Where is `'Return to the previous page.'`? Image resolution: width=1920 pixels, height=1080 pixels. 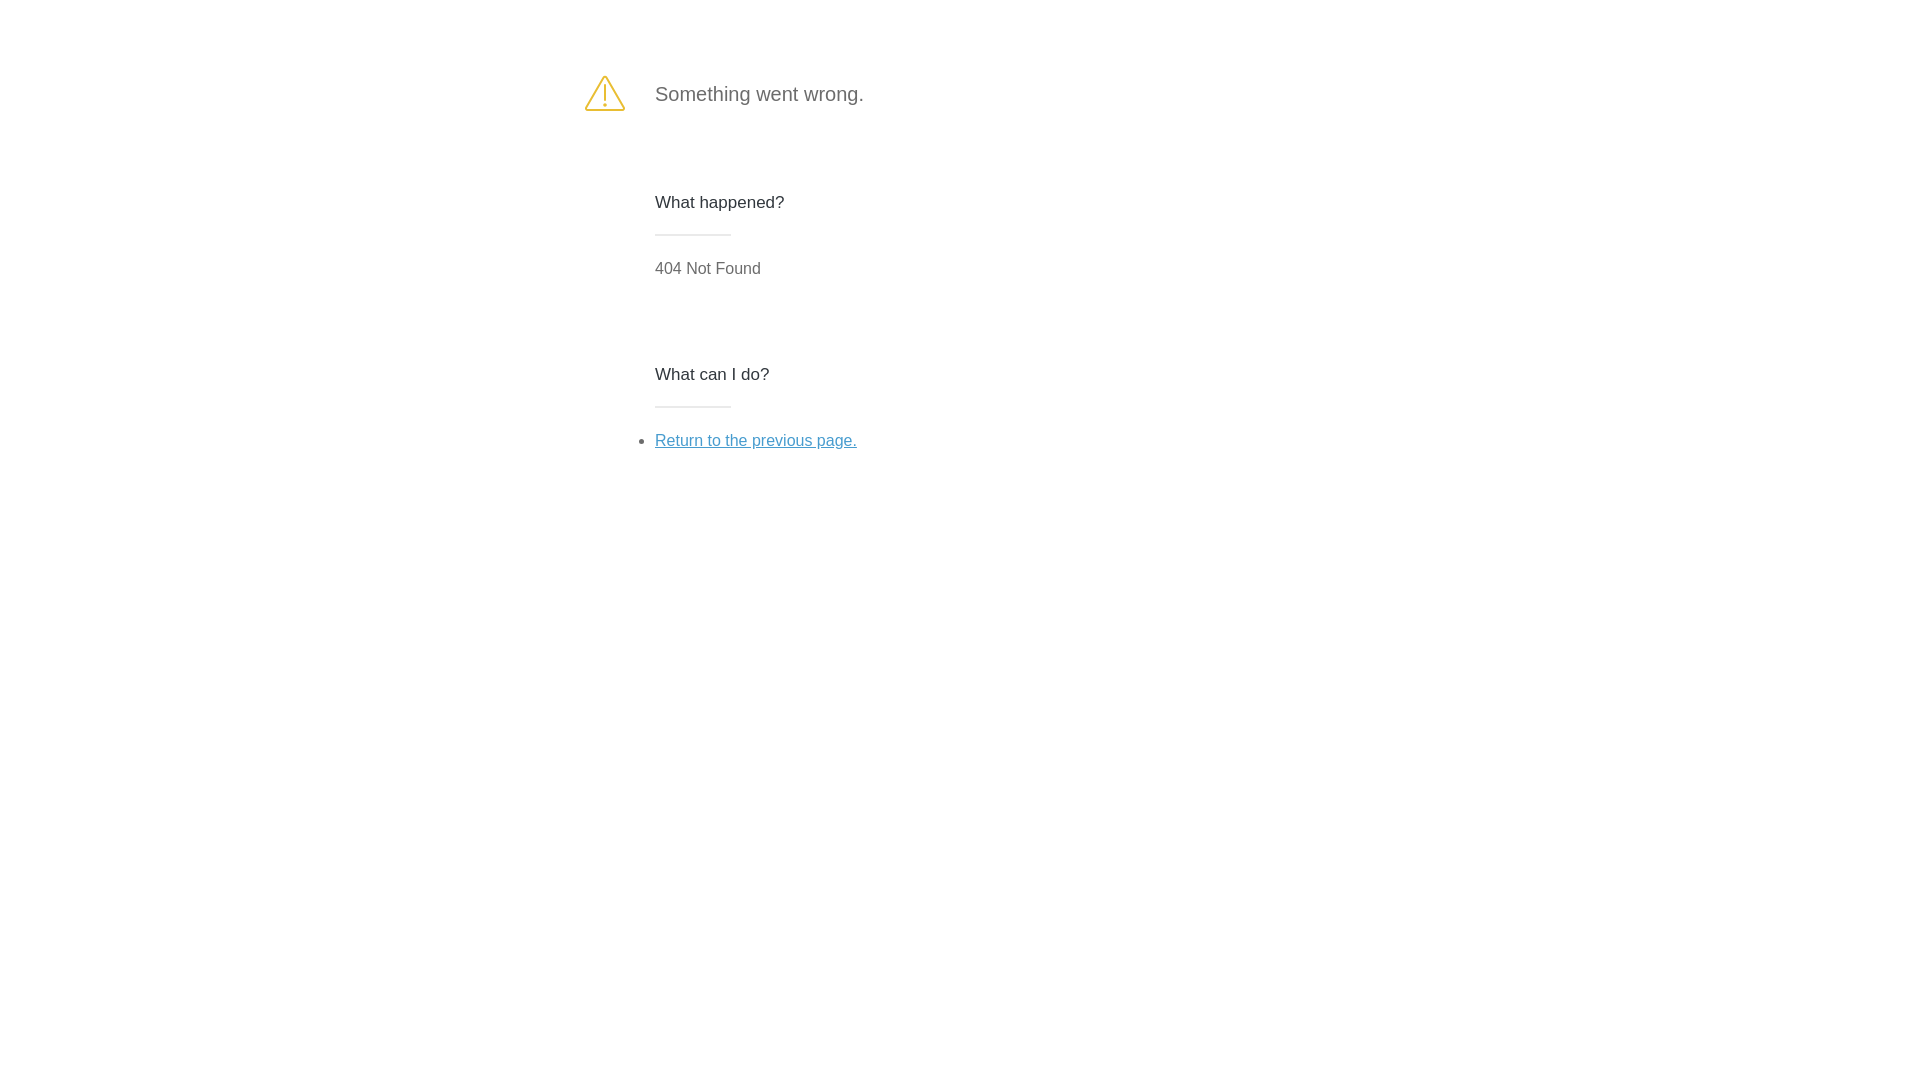
'Return to the previous page.' is located at coordinates (754, 439).